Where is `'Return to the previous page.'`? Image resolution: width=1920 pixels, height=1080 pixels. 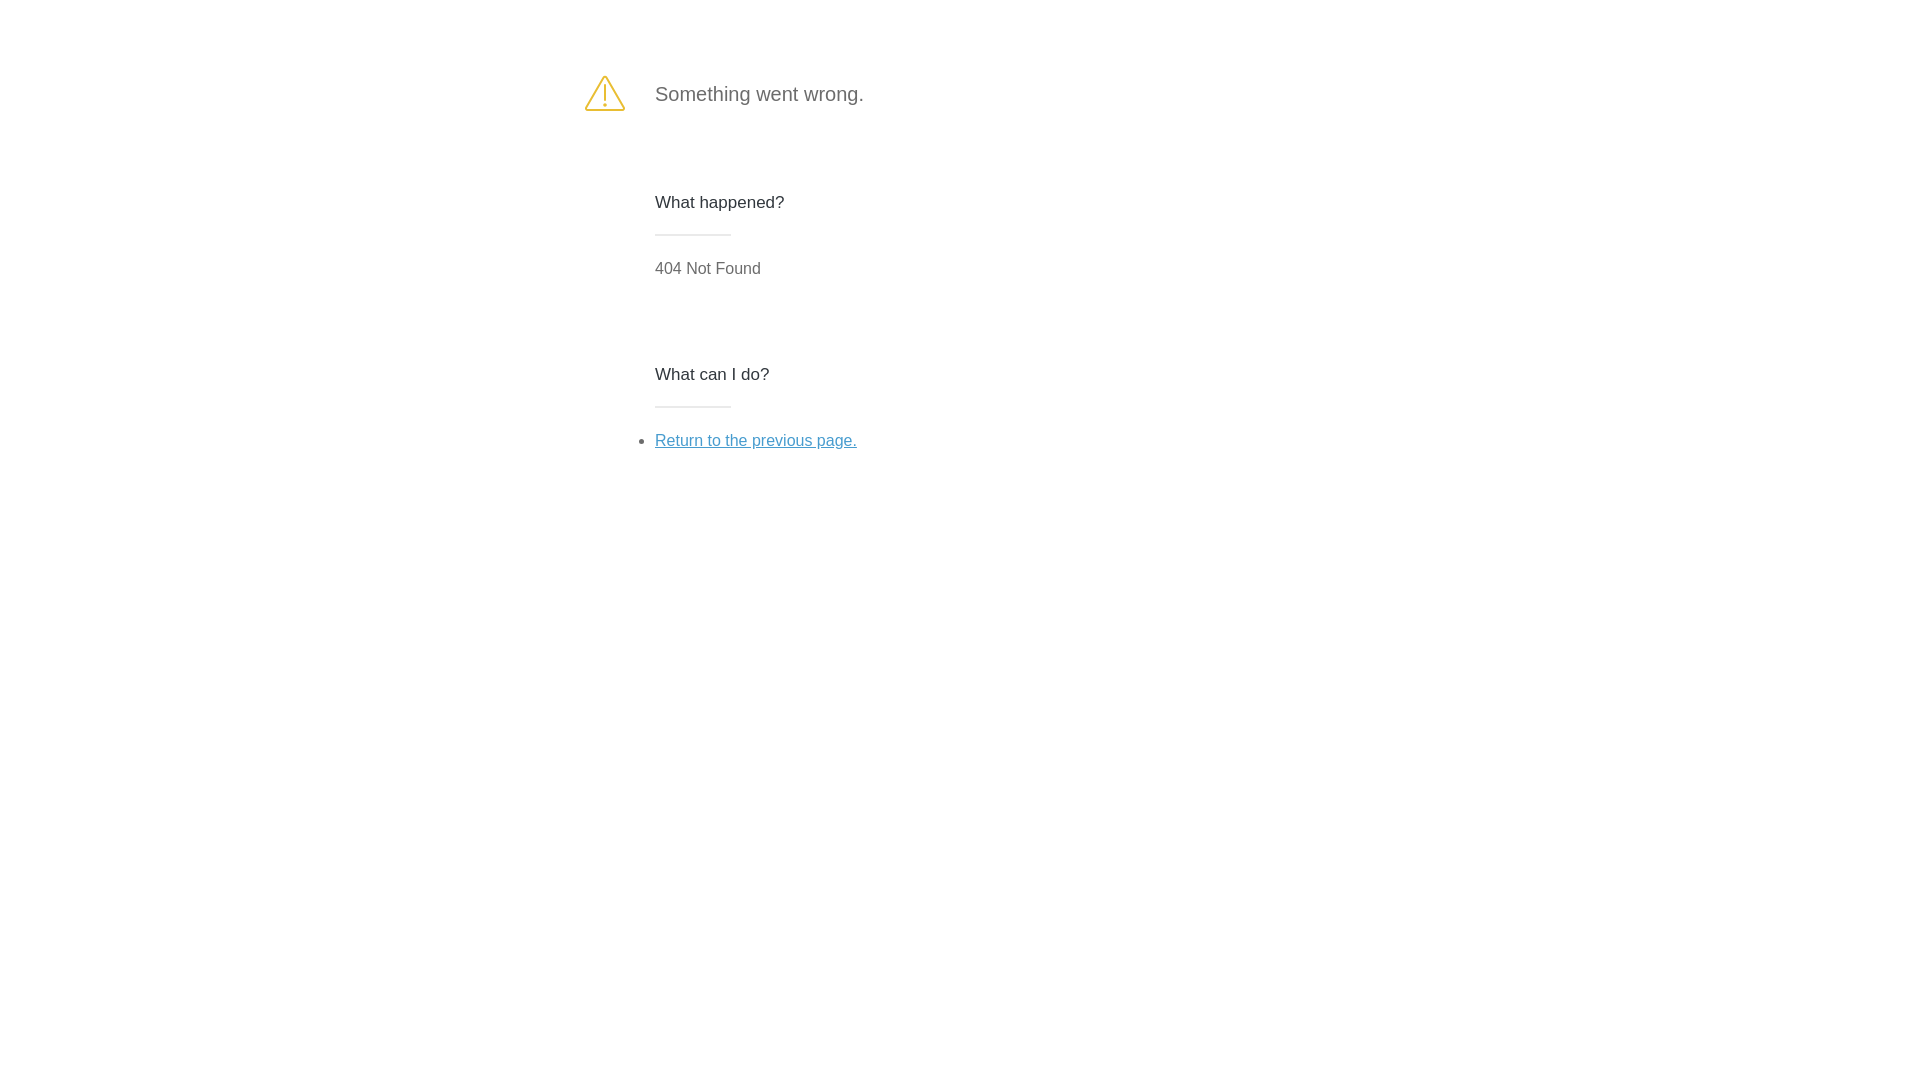
'Return to the previous page.' is located at coordinates (754, 439).